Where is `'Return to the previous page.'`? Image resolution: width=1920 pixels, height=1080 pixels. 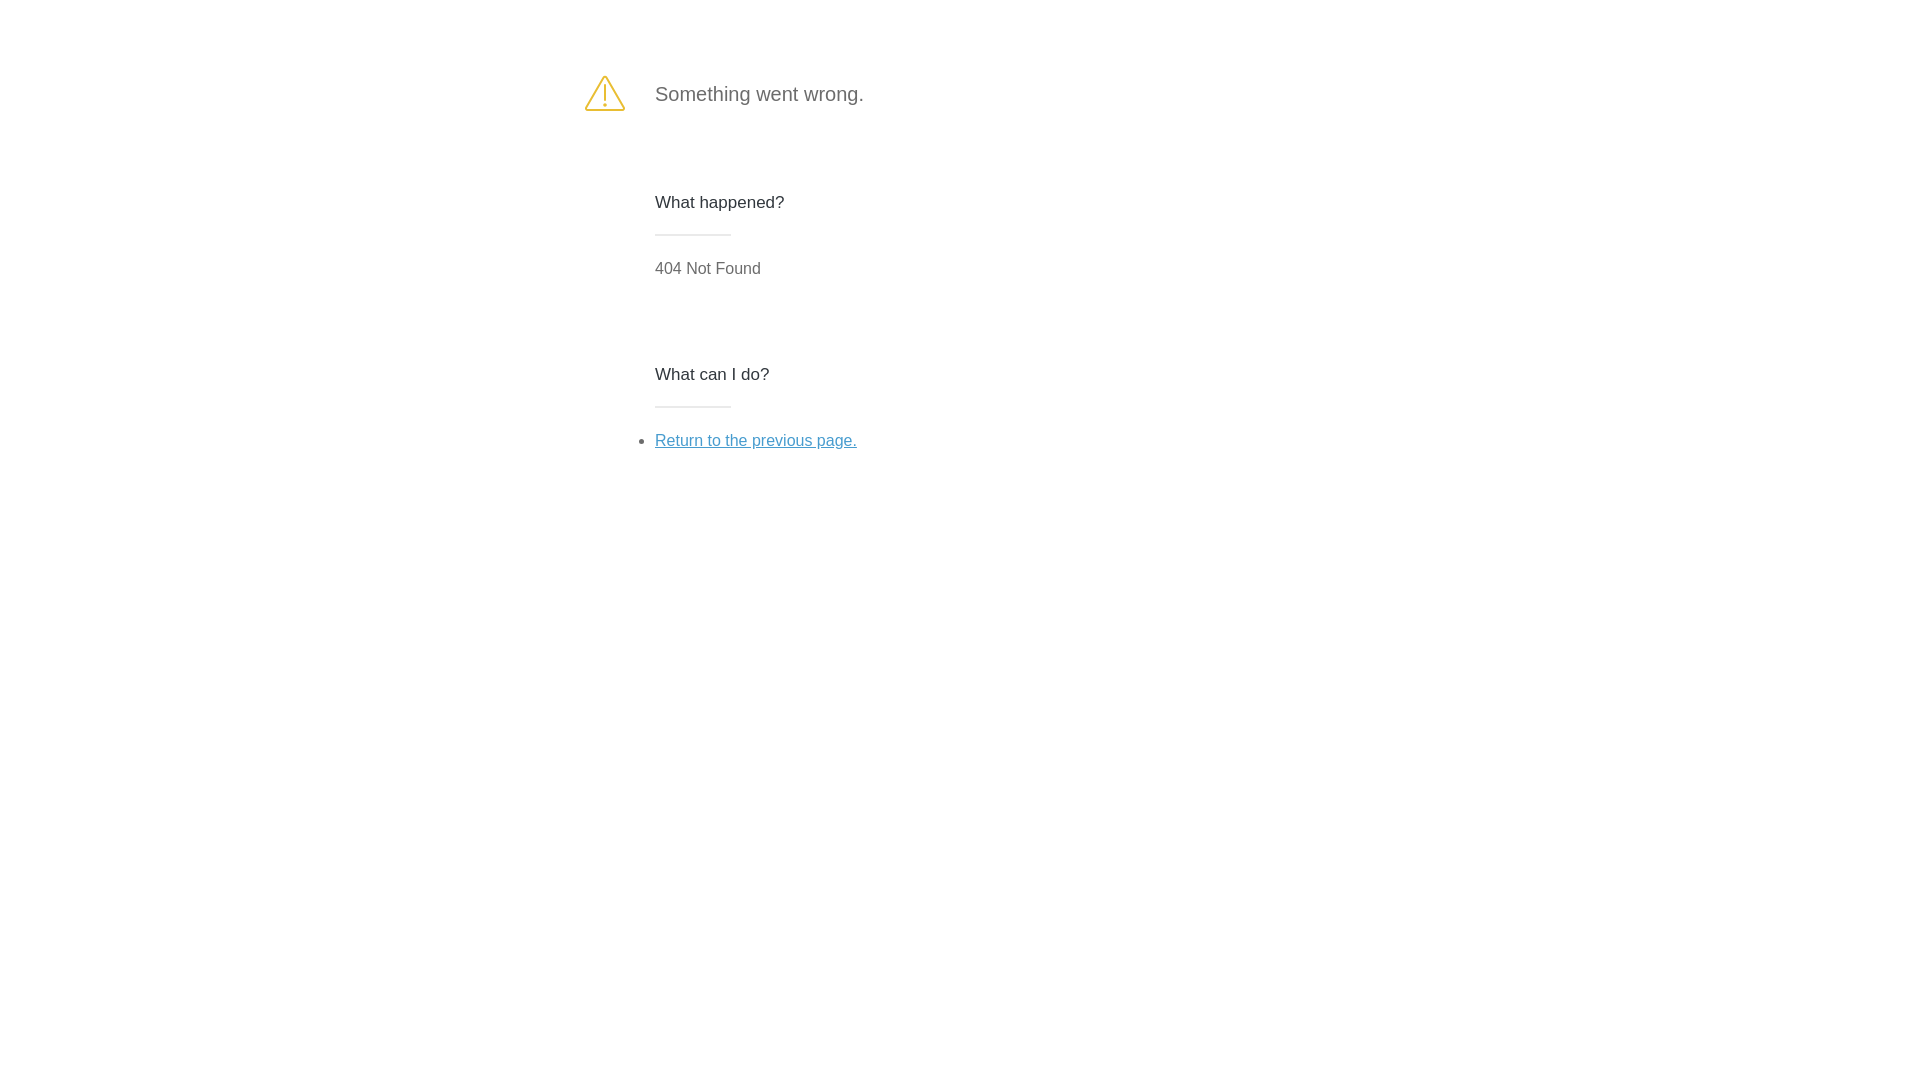
'Return to the previous page.' is located at coordinates (754, 439).